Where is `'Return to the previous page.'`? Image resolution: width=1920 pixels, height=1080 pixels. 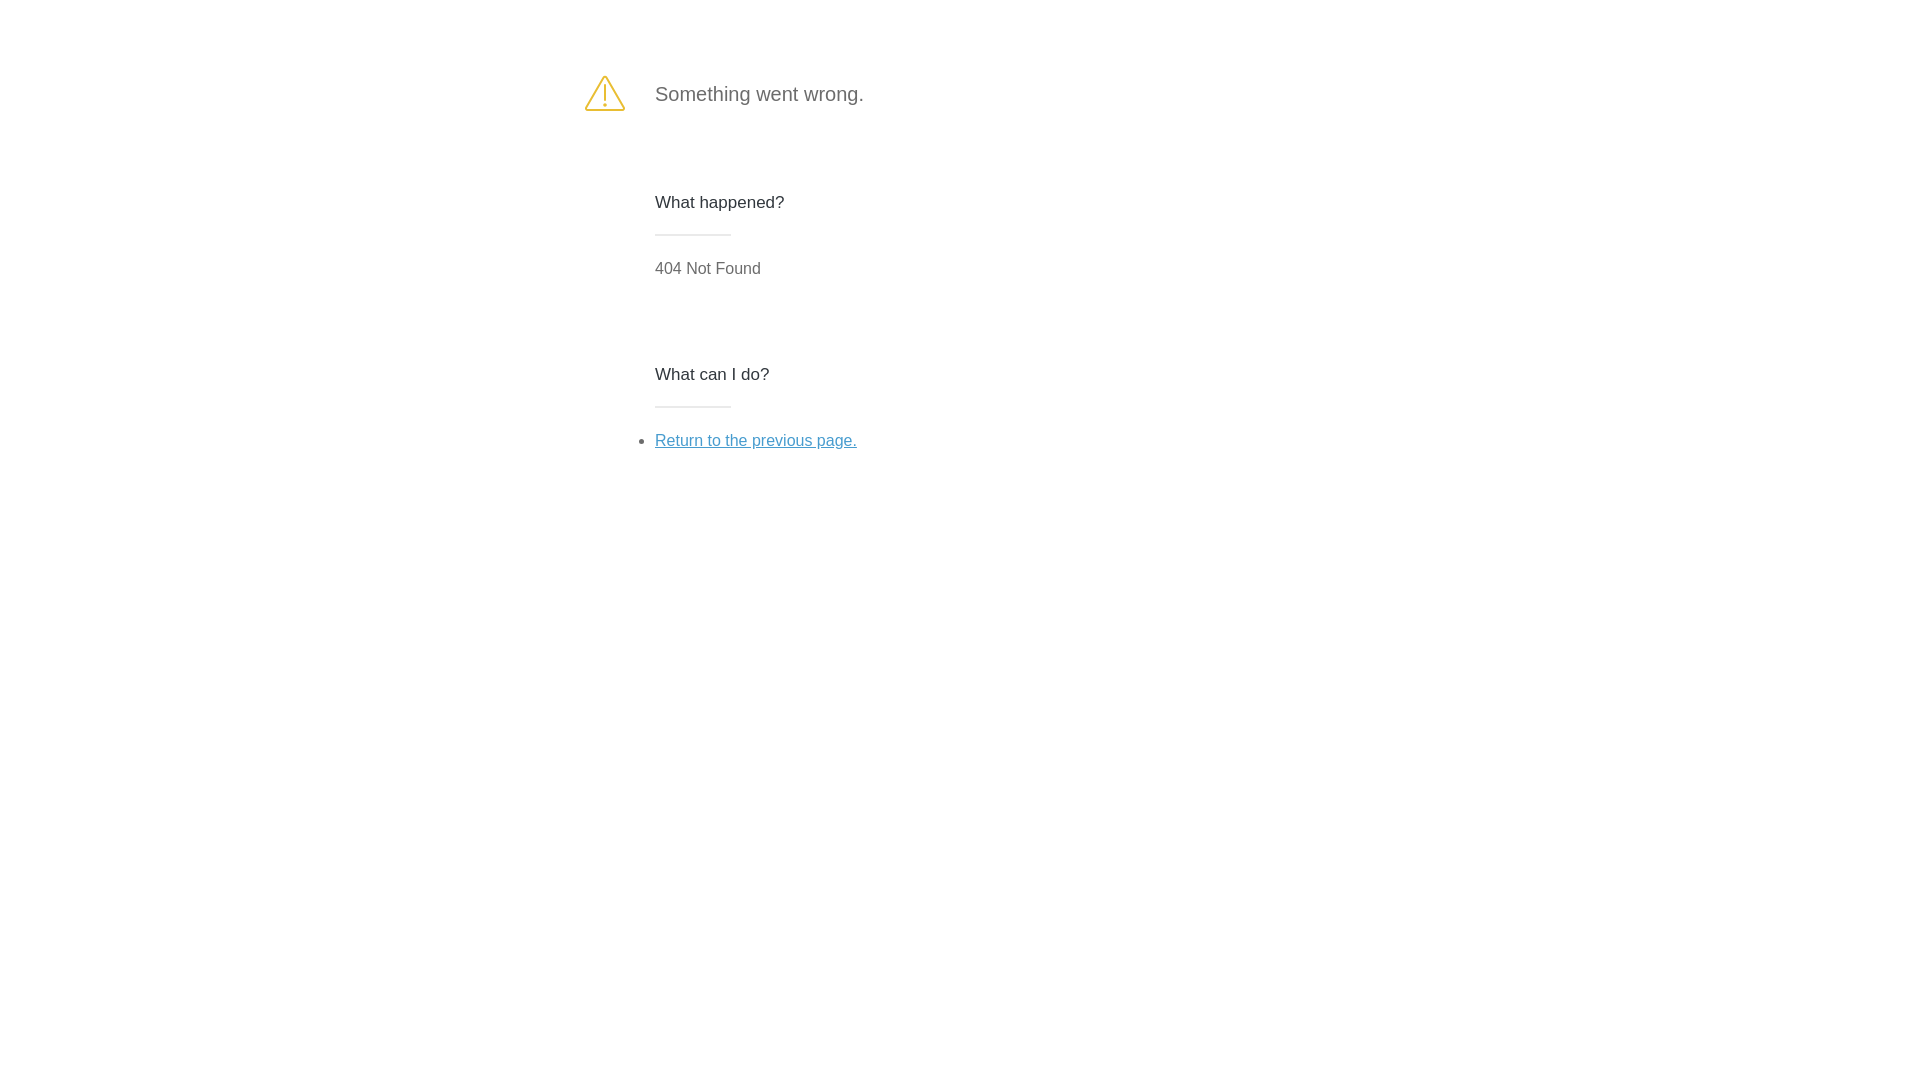
'Return to the previous page.' is located at coordinates (754, 439).